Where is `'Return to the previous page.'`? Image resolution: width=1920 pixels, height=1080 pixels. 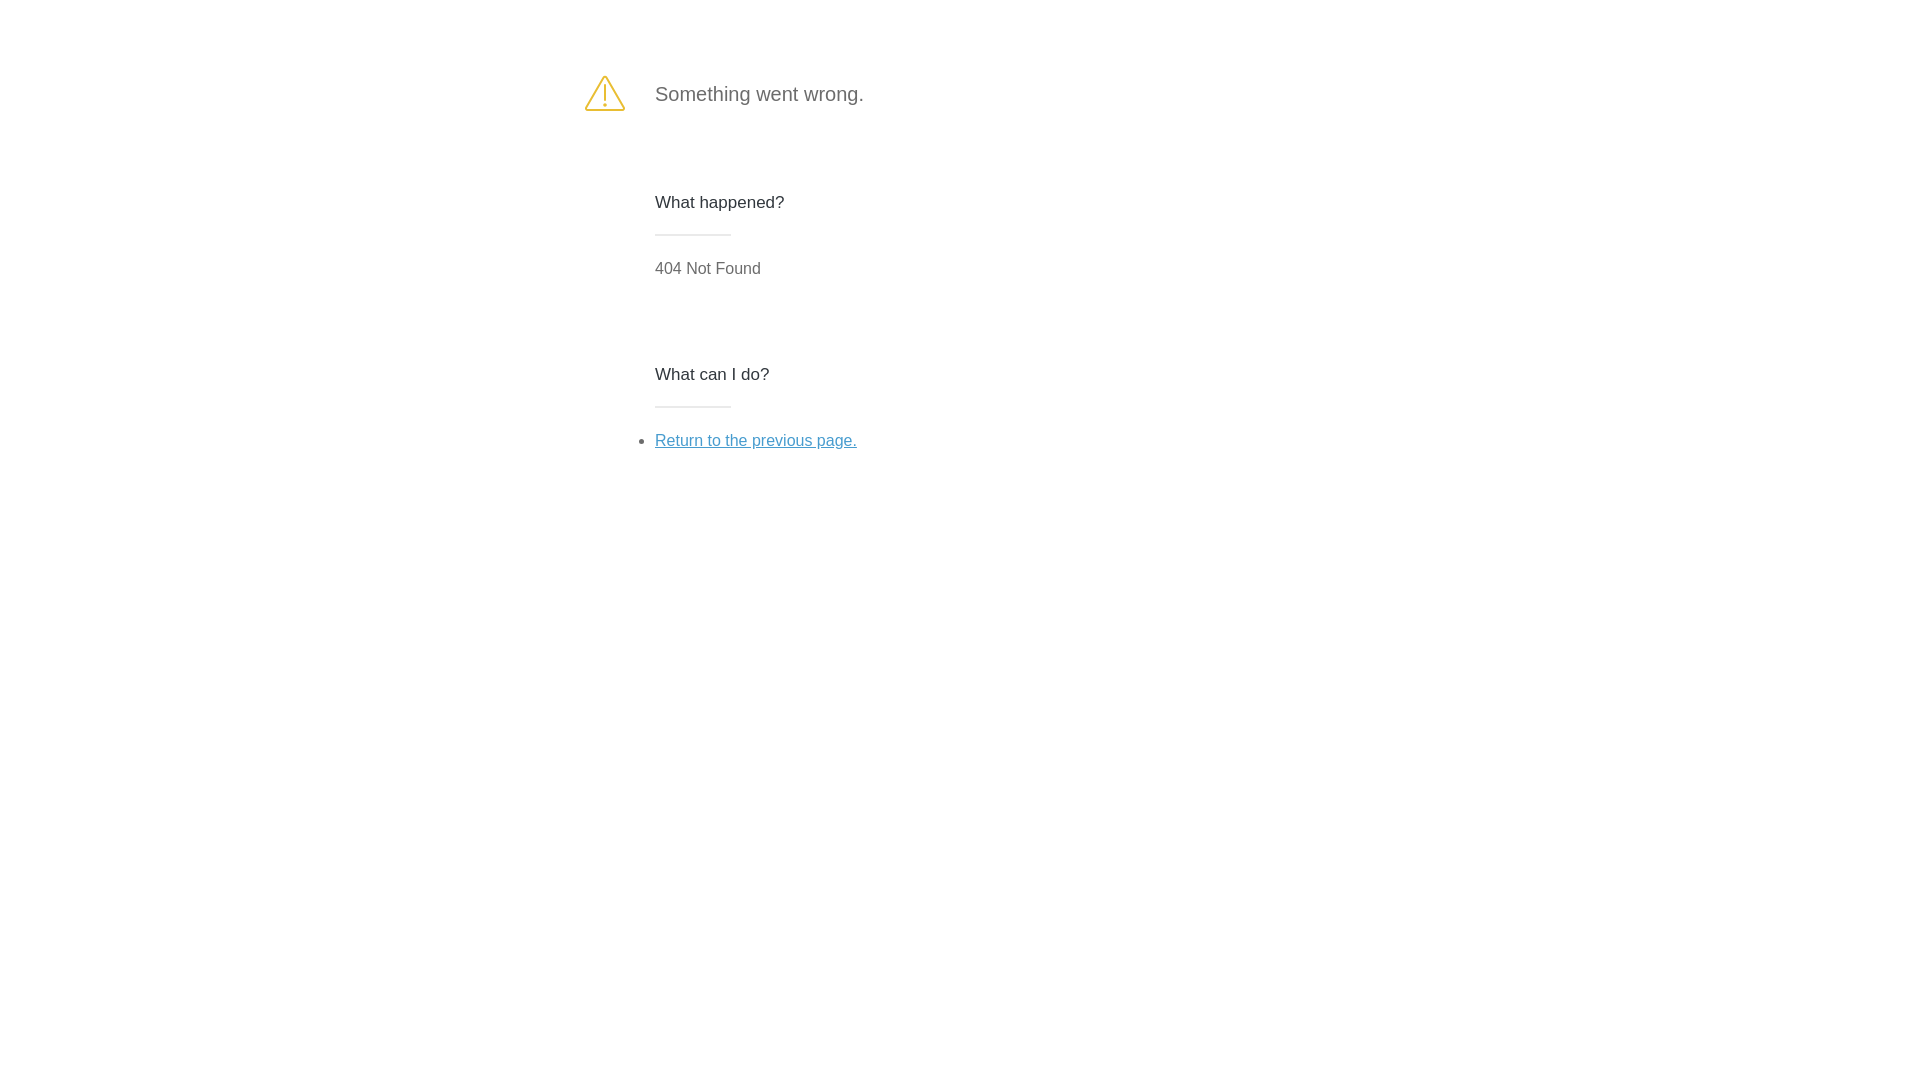
'Return to the previous page.' is located at coordinates (754, 439).